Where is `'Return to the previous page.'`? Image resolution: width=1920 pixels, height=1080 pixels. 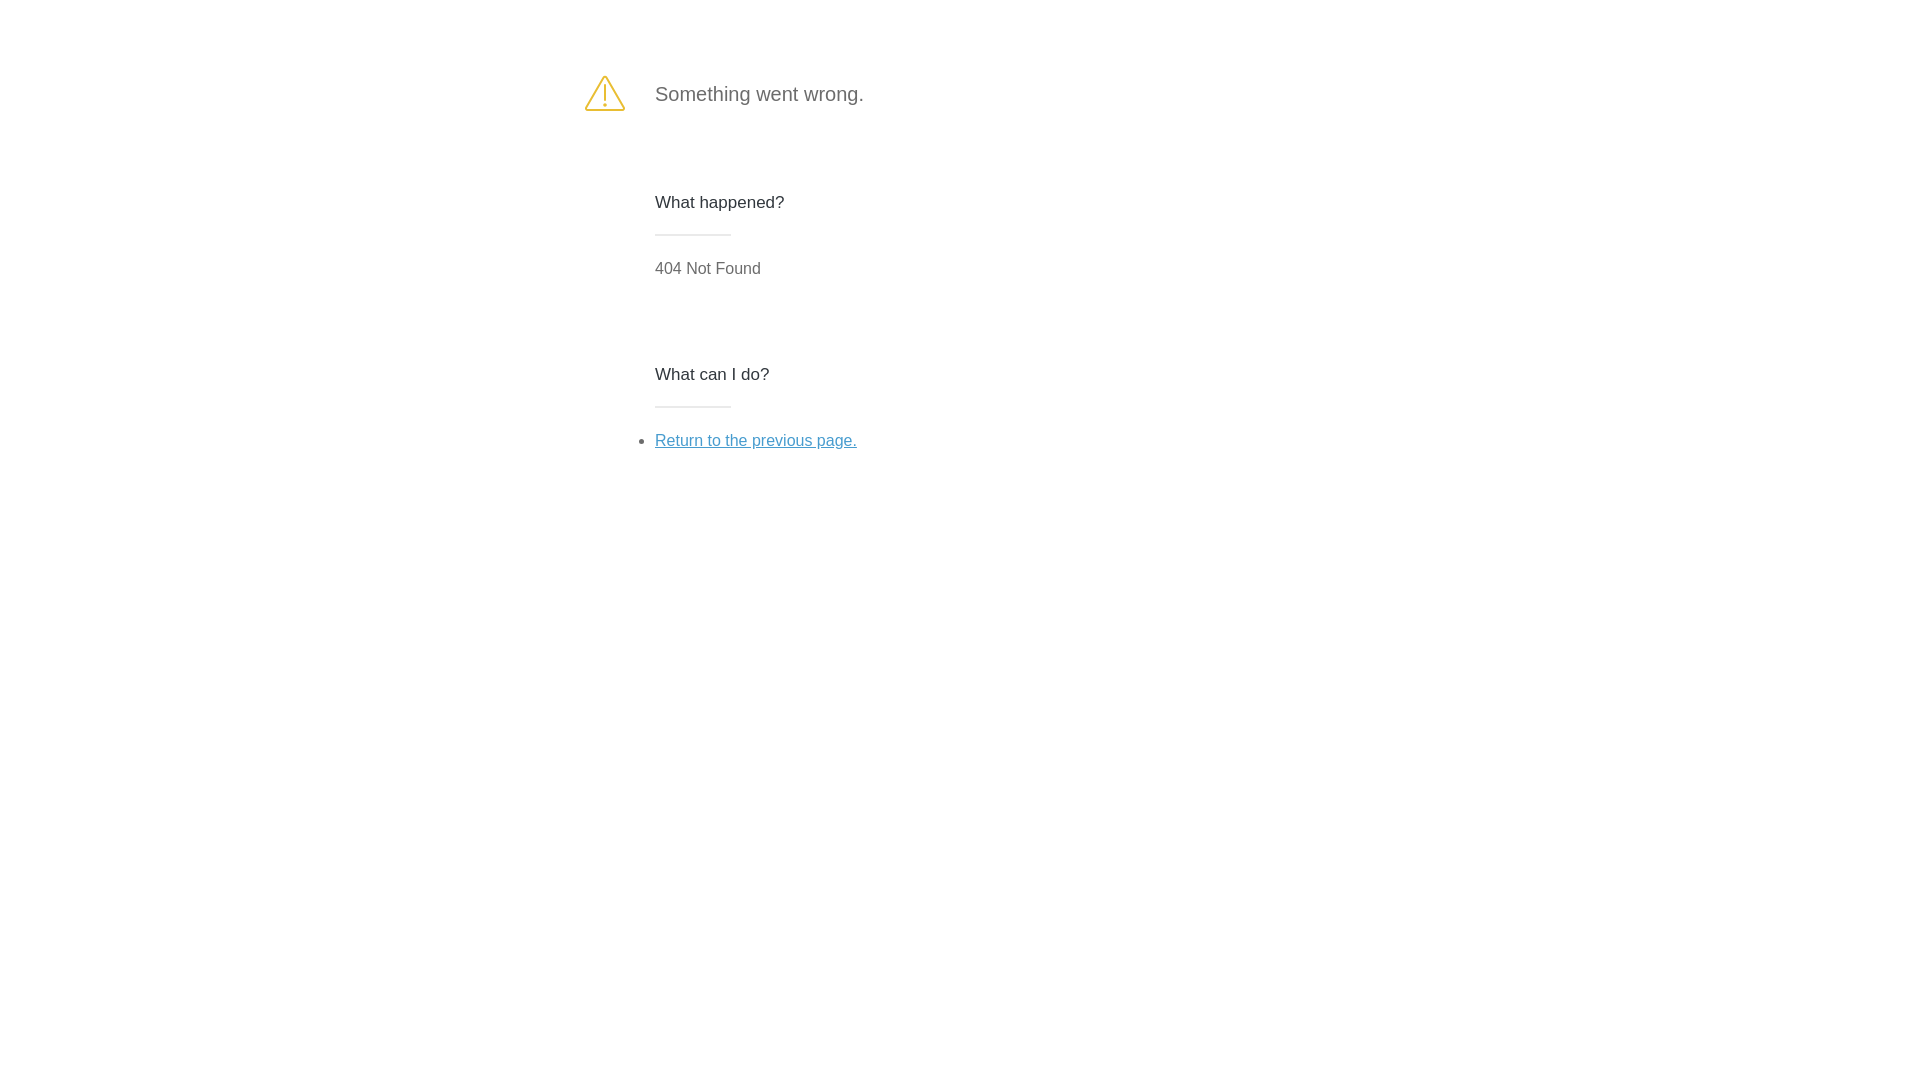
'Return to the previous page.' is located at coordinates (754, 439).